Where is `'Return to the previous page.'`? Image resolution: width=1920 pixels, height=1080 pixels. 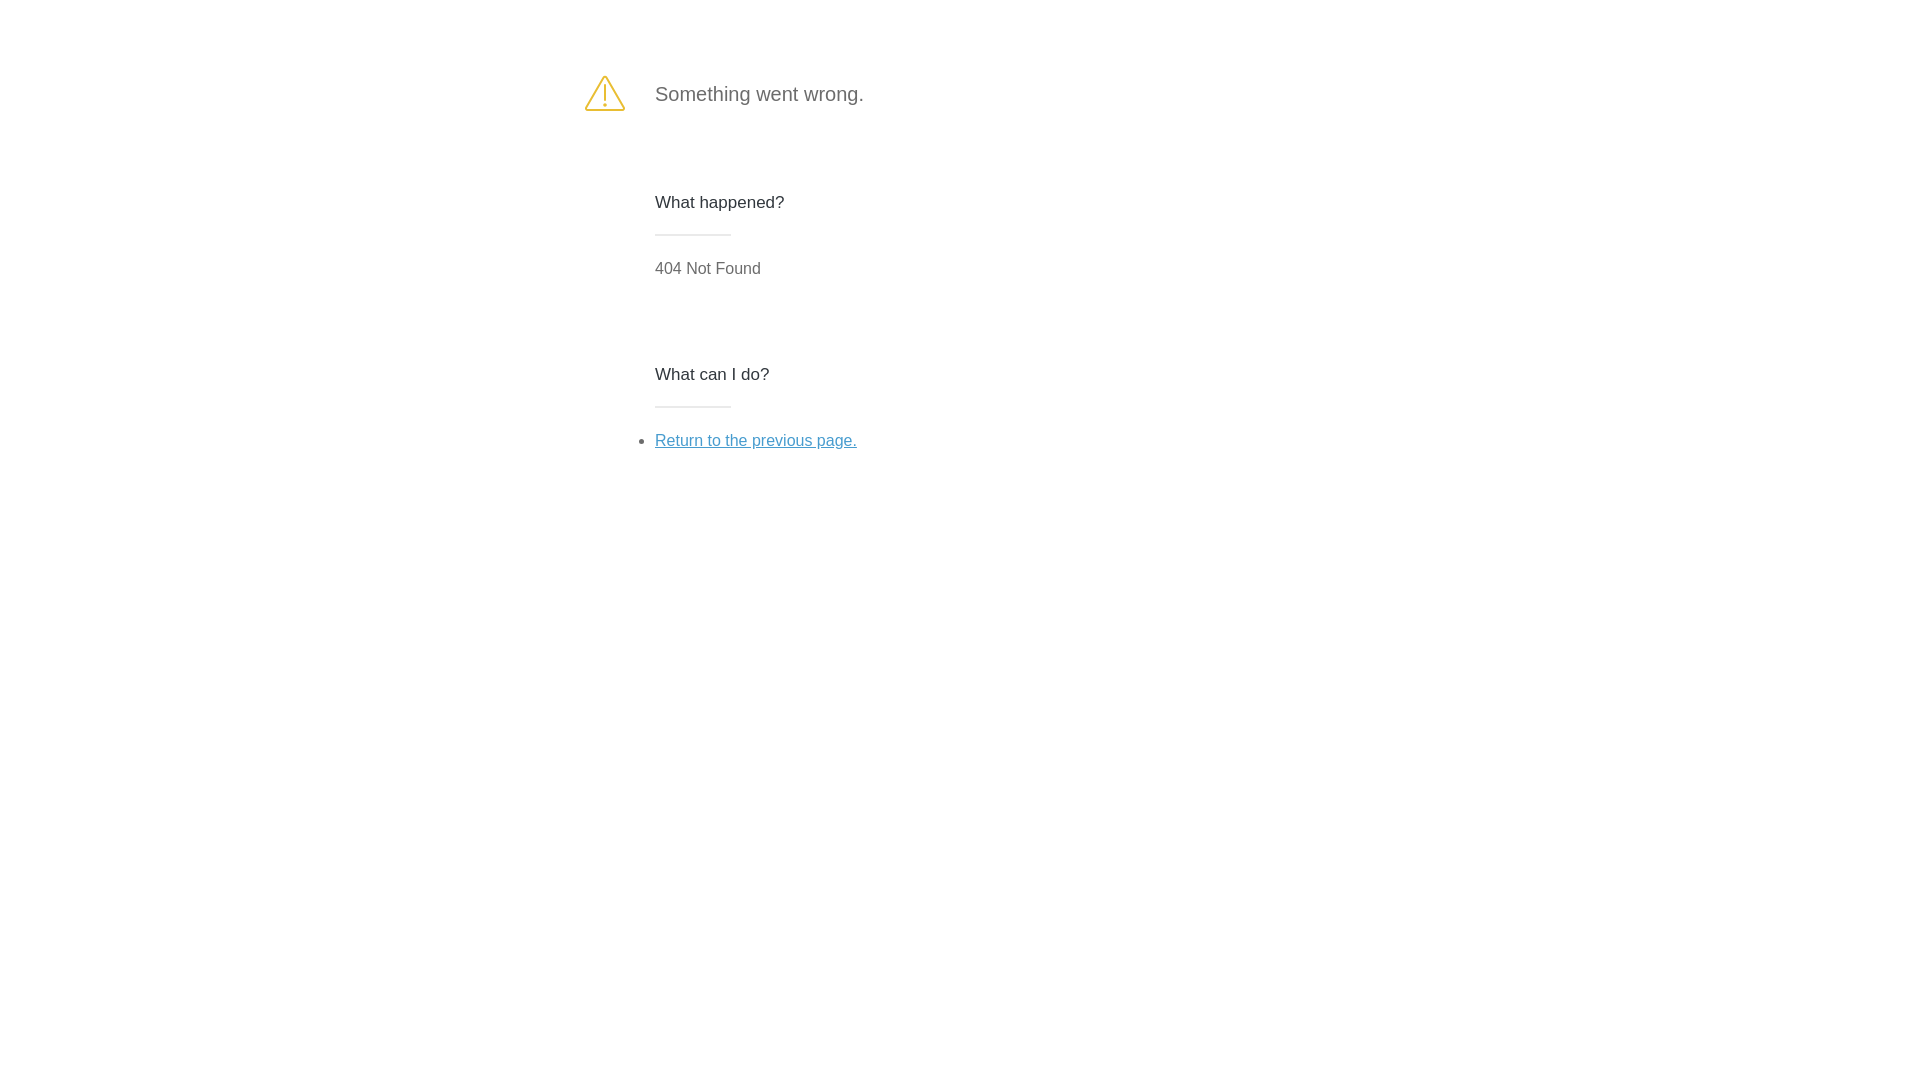
'Return to the previous page.' is located at coordinates (754, 439).